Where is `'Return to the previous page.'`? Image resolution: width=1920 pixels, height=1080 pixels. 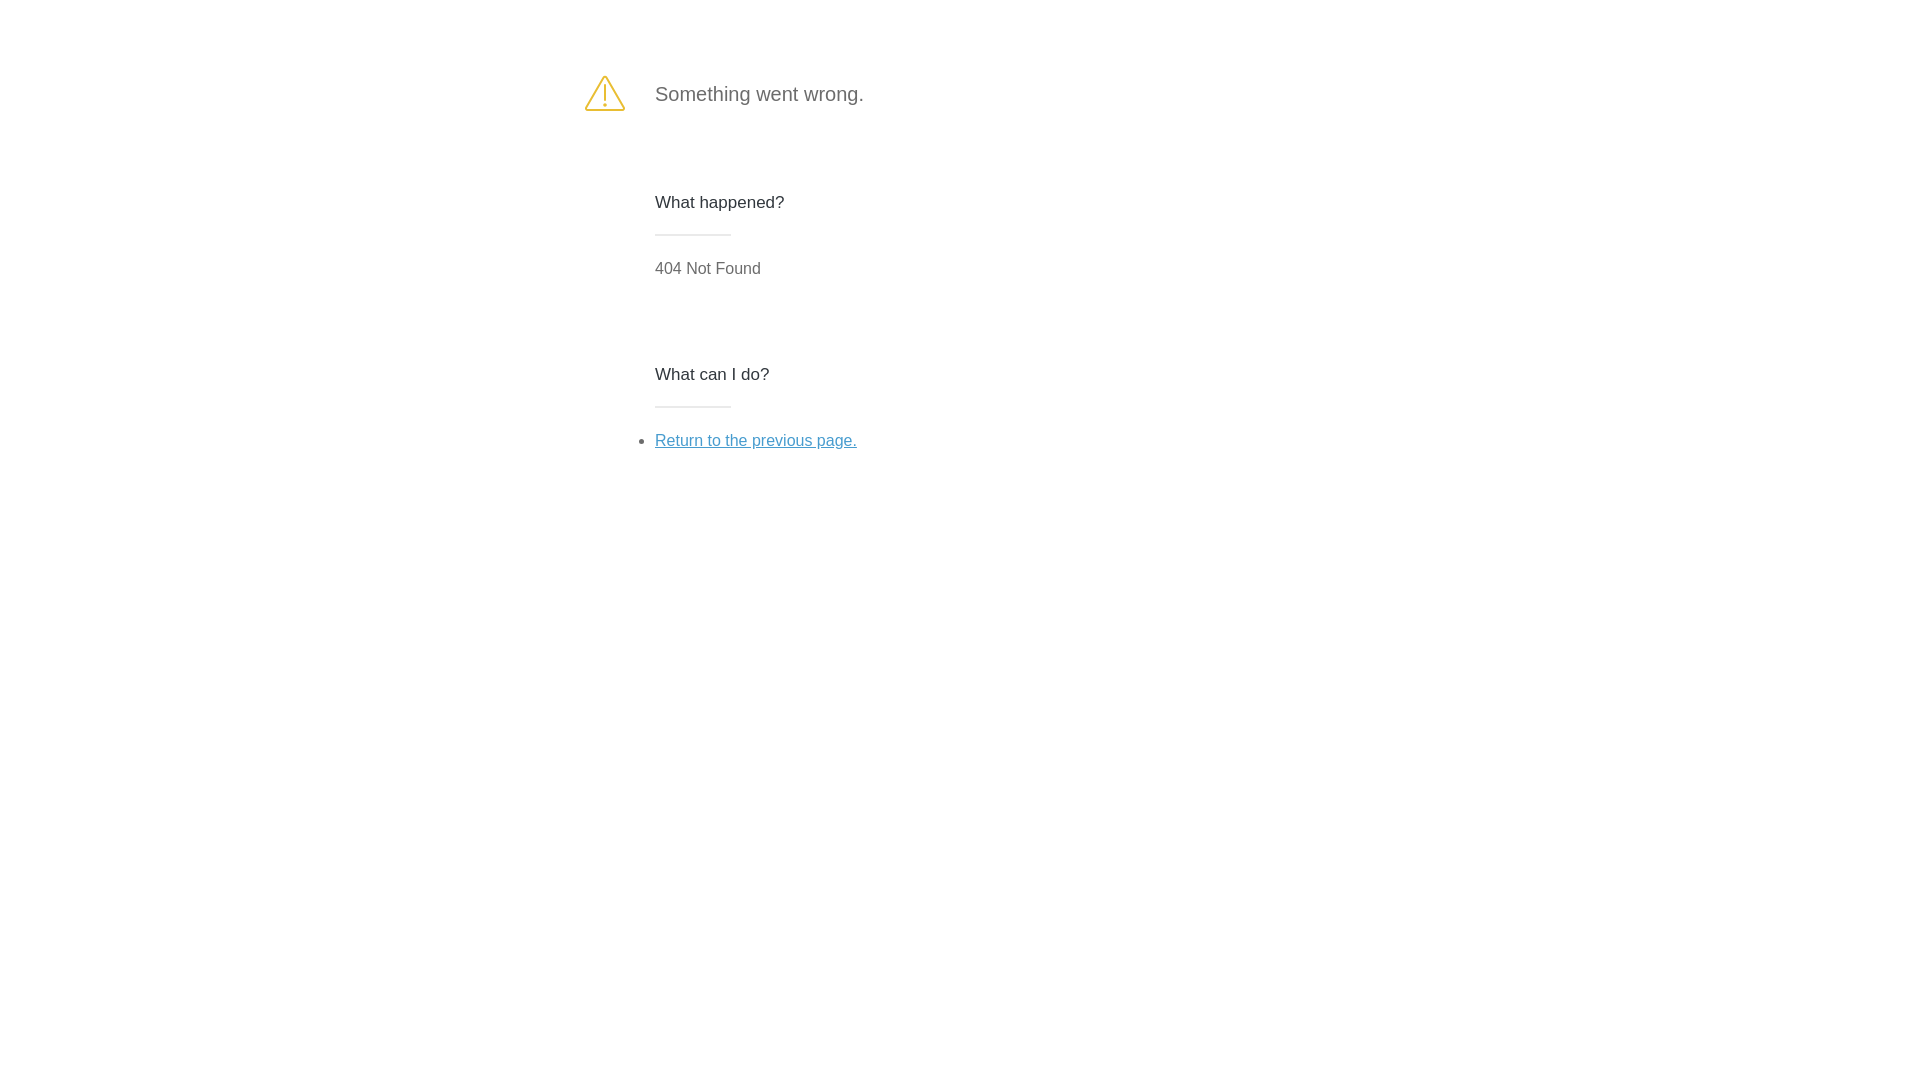
'Return to the previous page.' is located at coordinates (754, 439).